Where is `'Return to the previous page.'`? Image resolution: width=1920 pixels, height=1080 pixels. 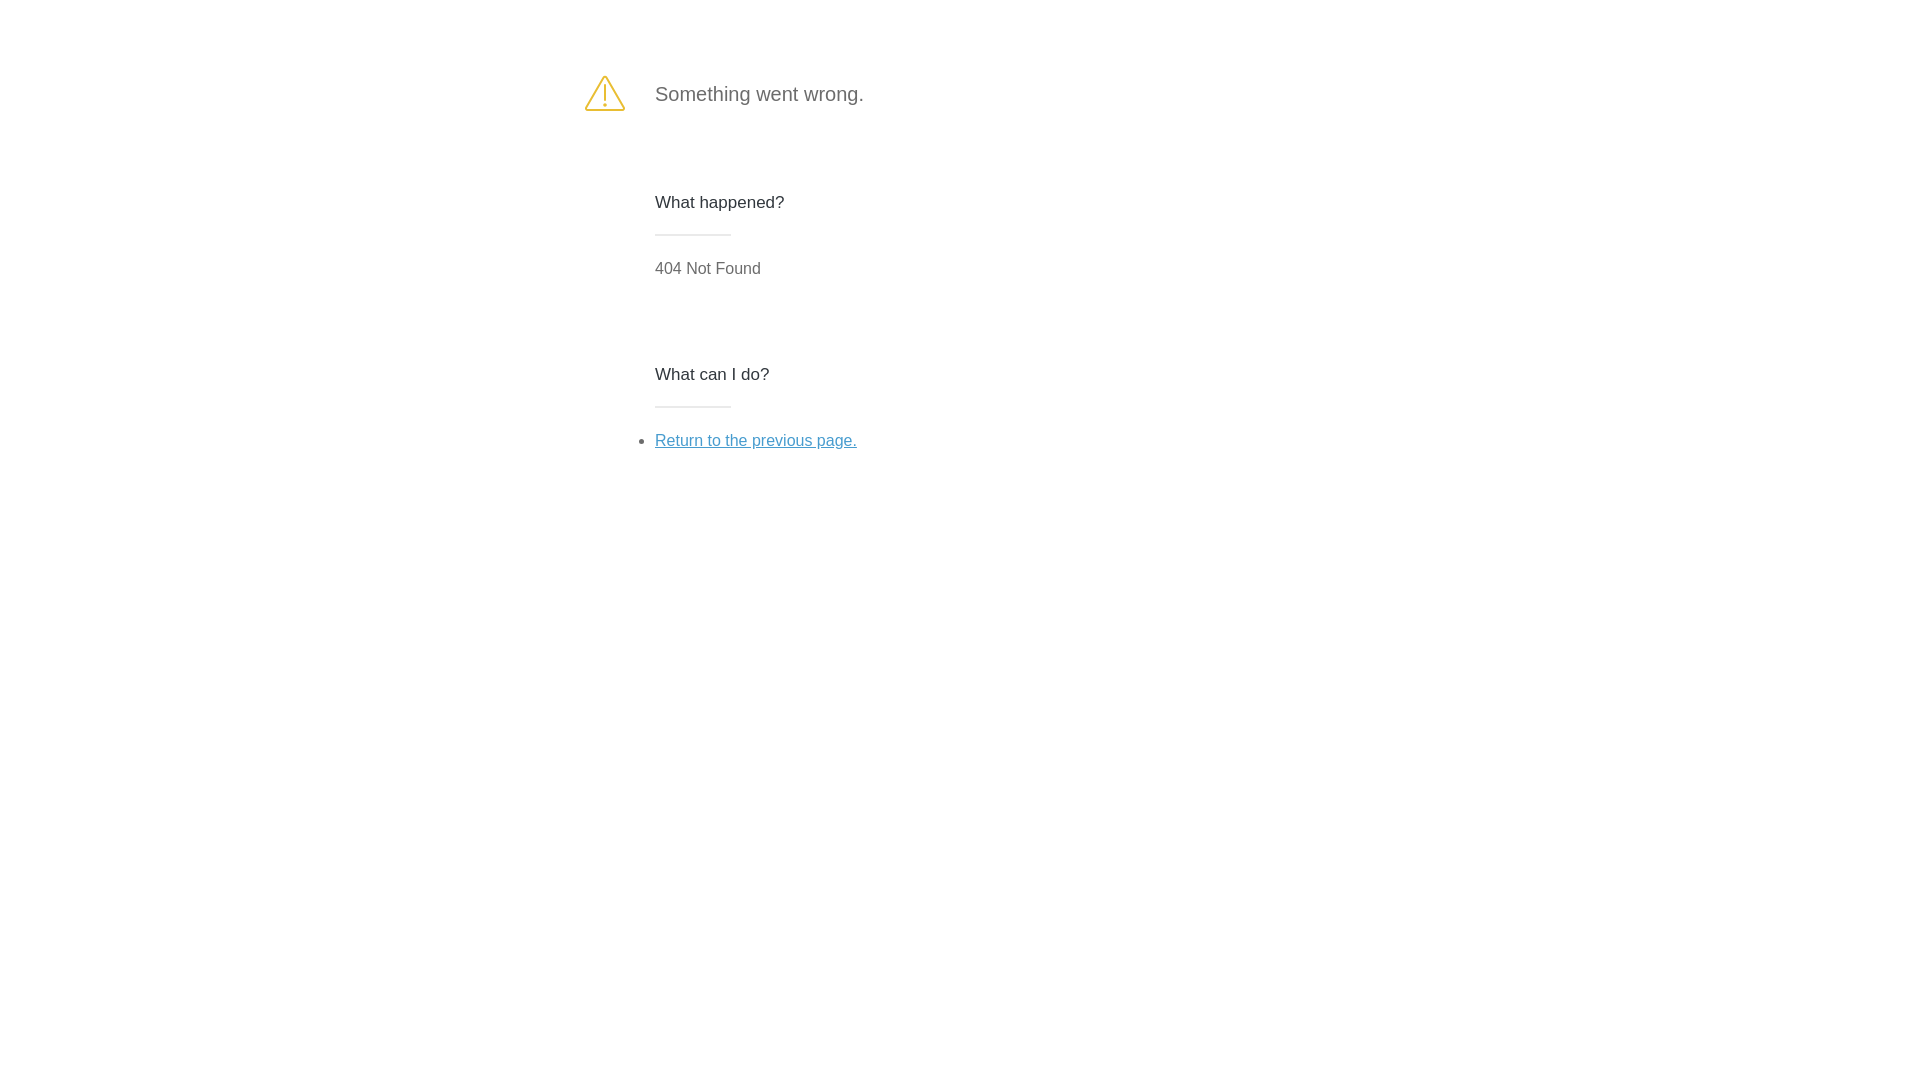
'Return to the previous page.' is located at coordinates (754, 439).